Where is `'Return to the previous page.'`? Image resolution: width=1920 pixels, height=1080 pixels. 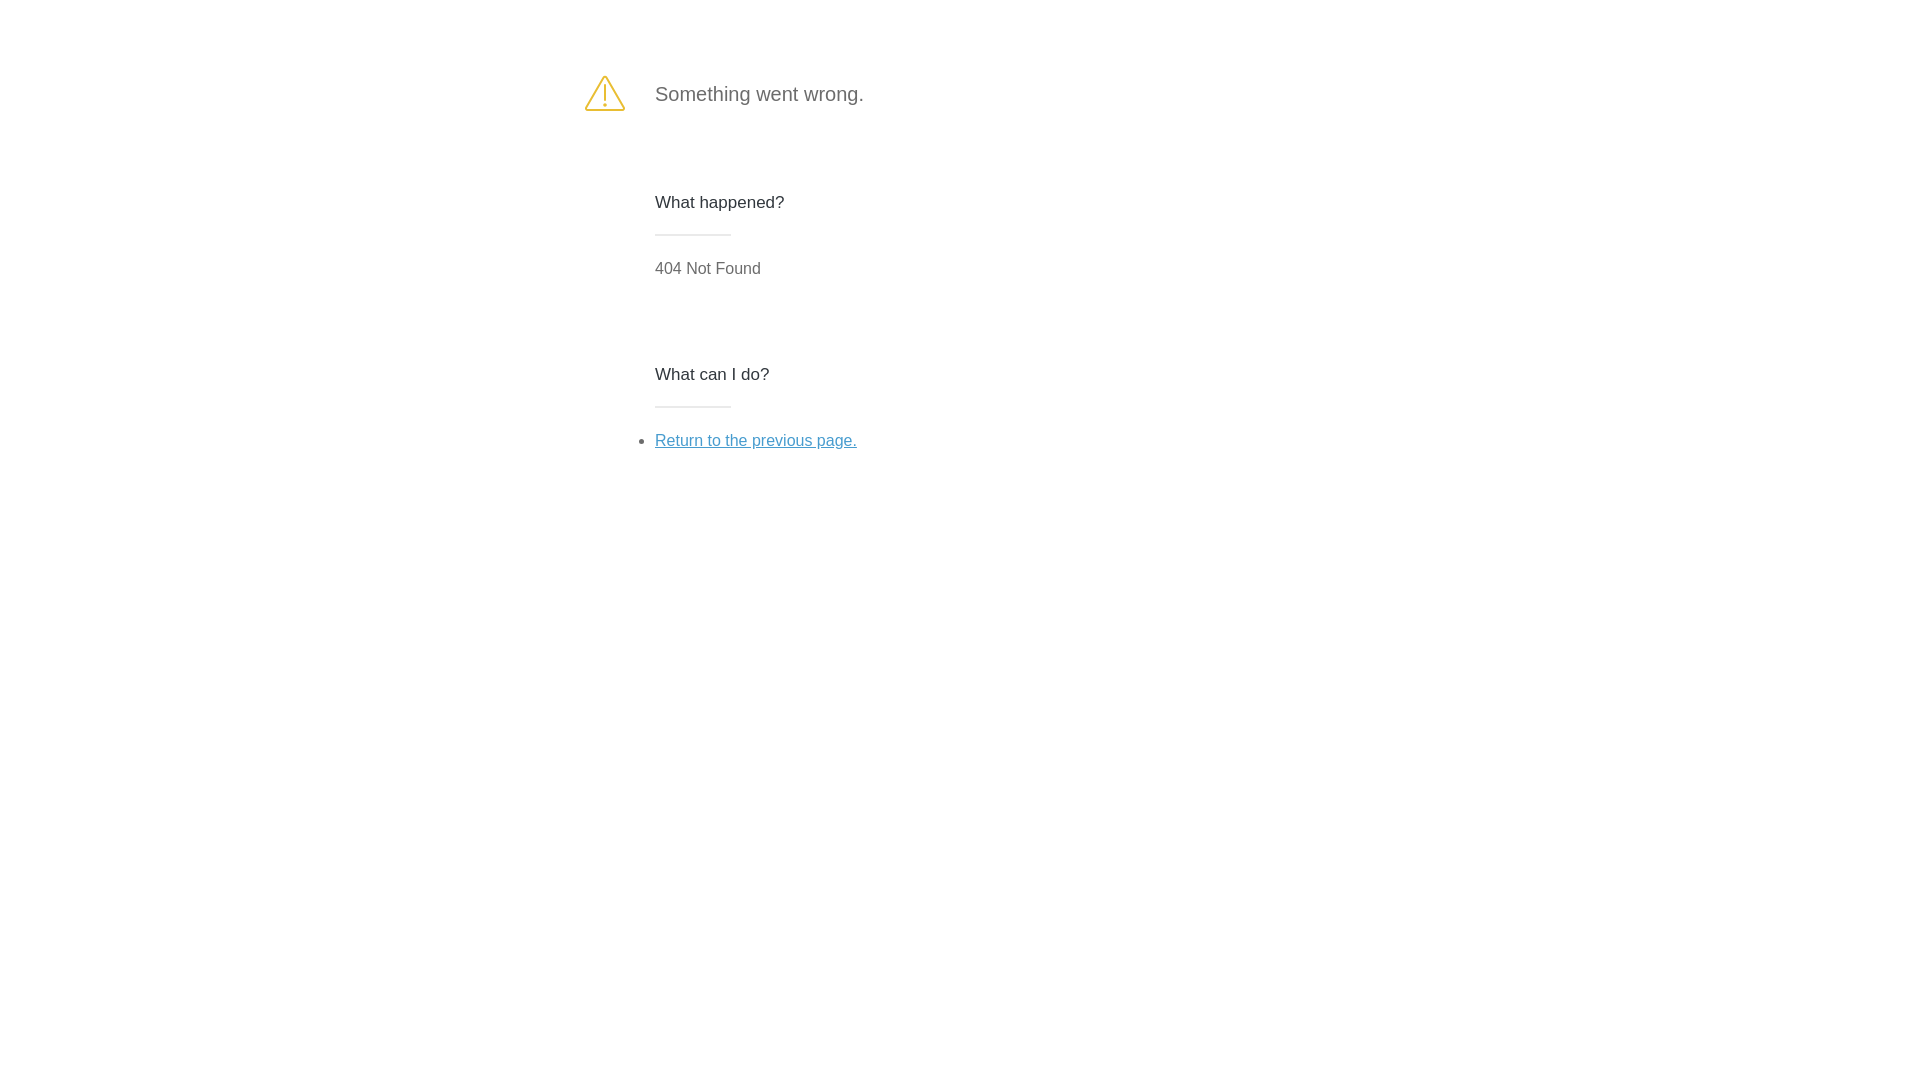
'Return to the previous page.' is located at coordinates (754, 439).